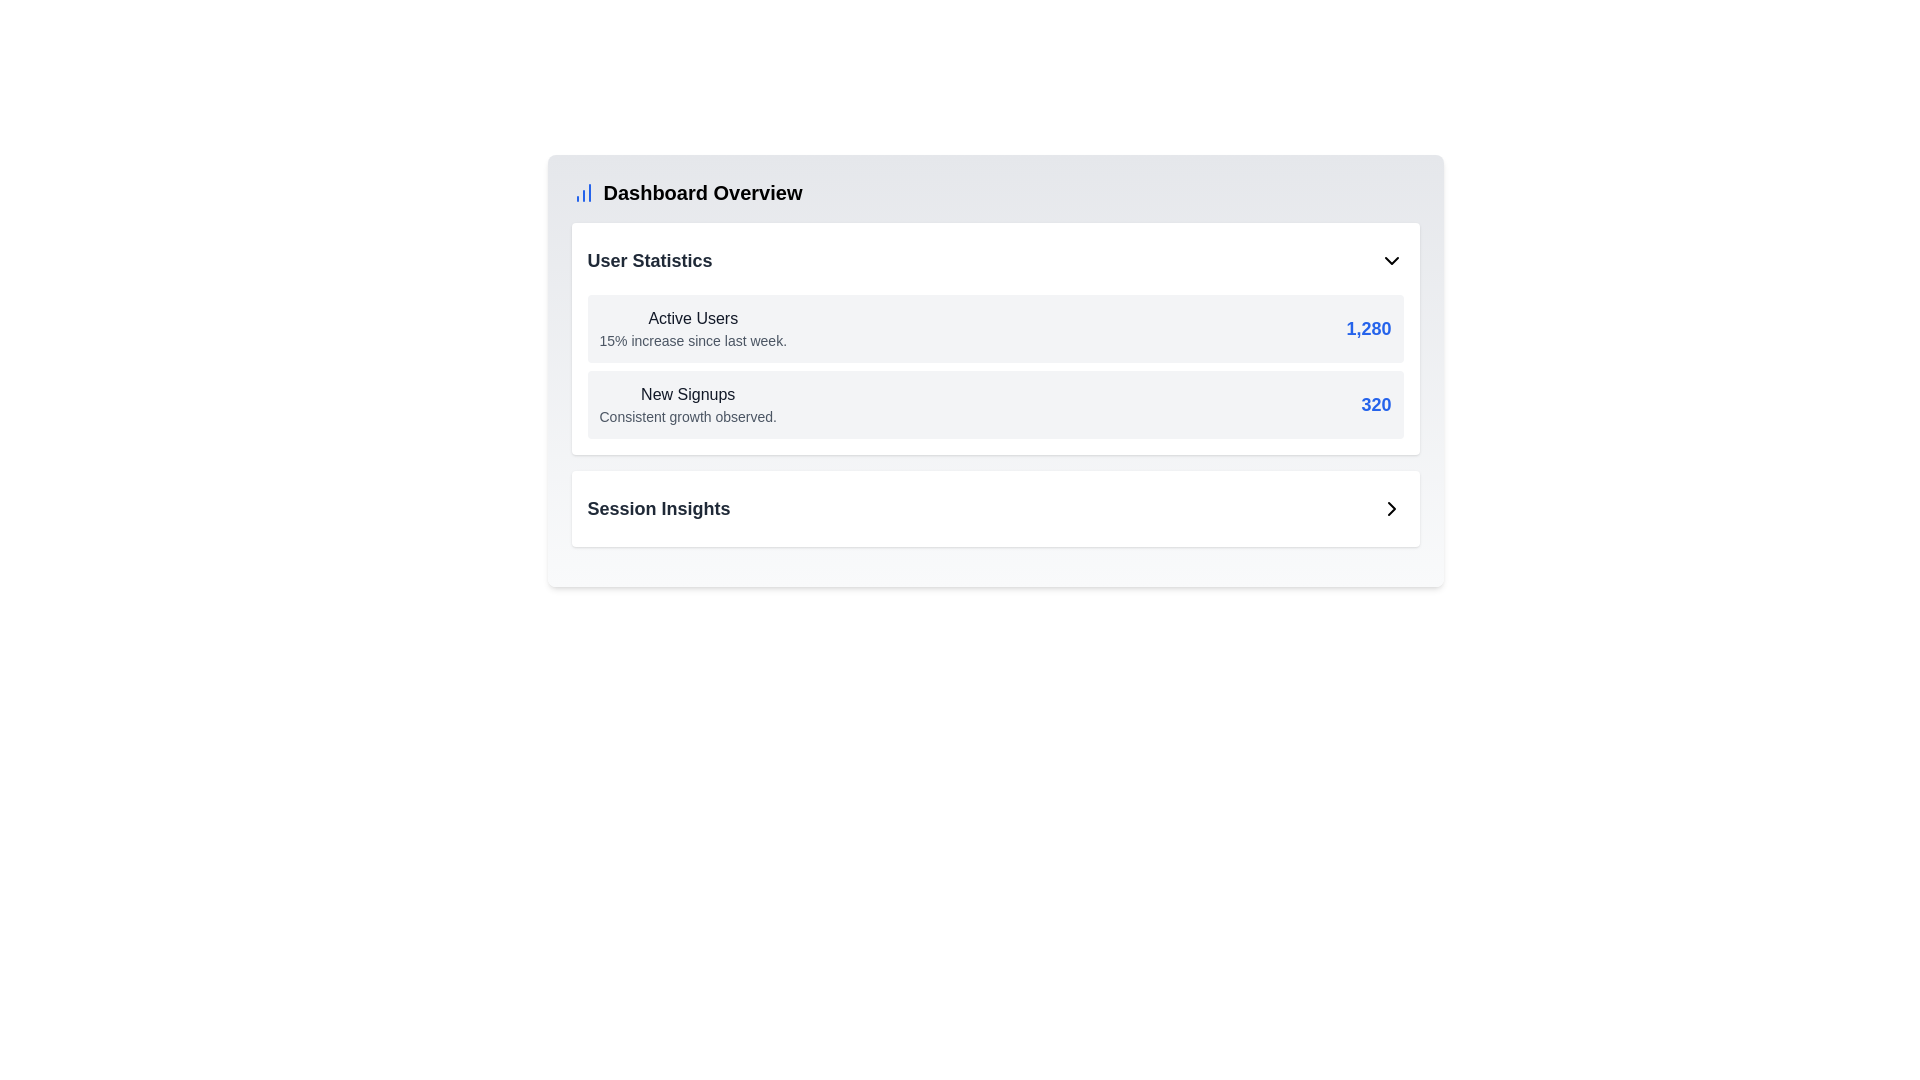 The width and height of the screenshot is (1920, 1080). What do you see at coordinates (693, 327) in the screenshot?
I see `the 'Active Users' text block that displays the title and growth percentile summary in the top left portion of the dashboard interface` at bounding box center [693, 327].